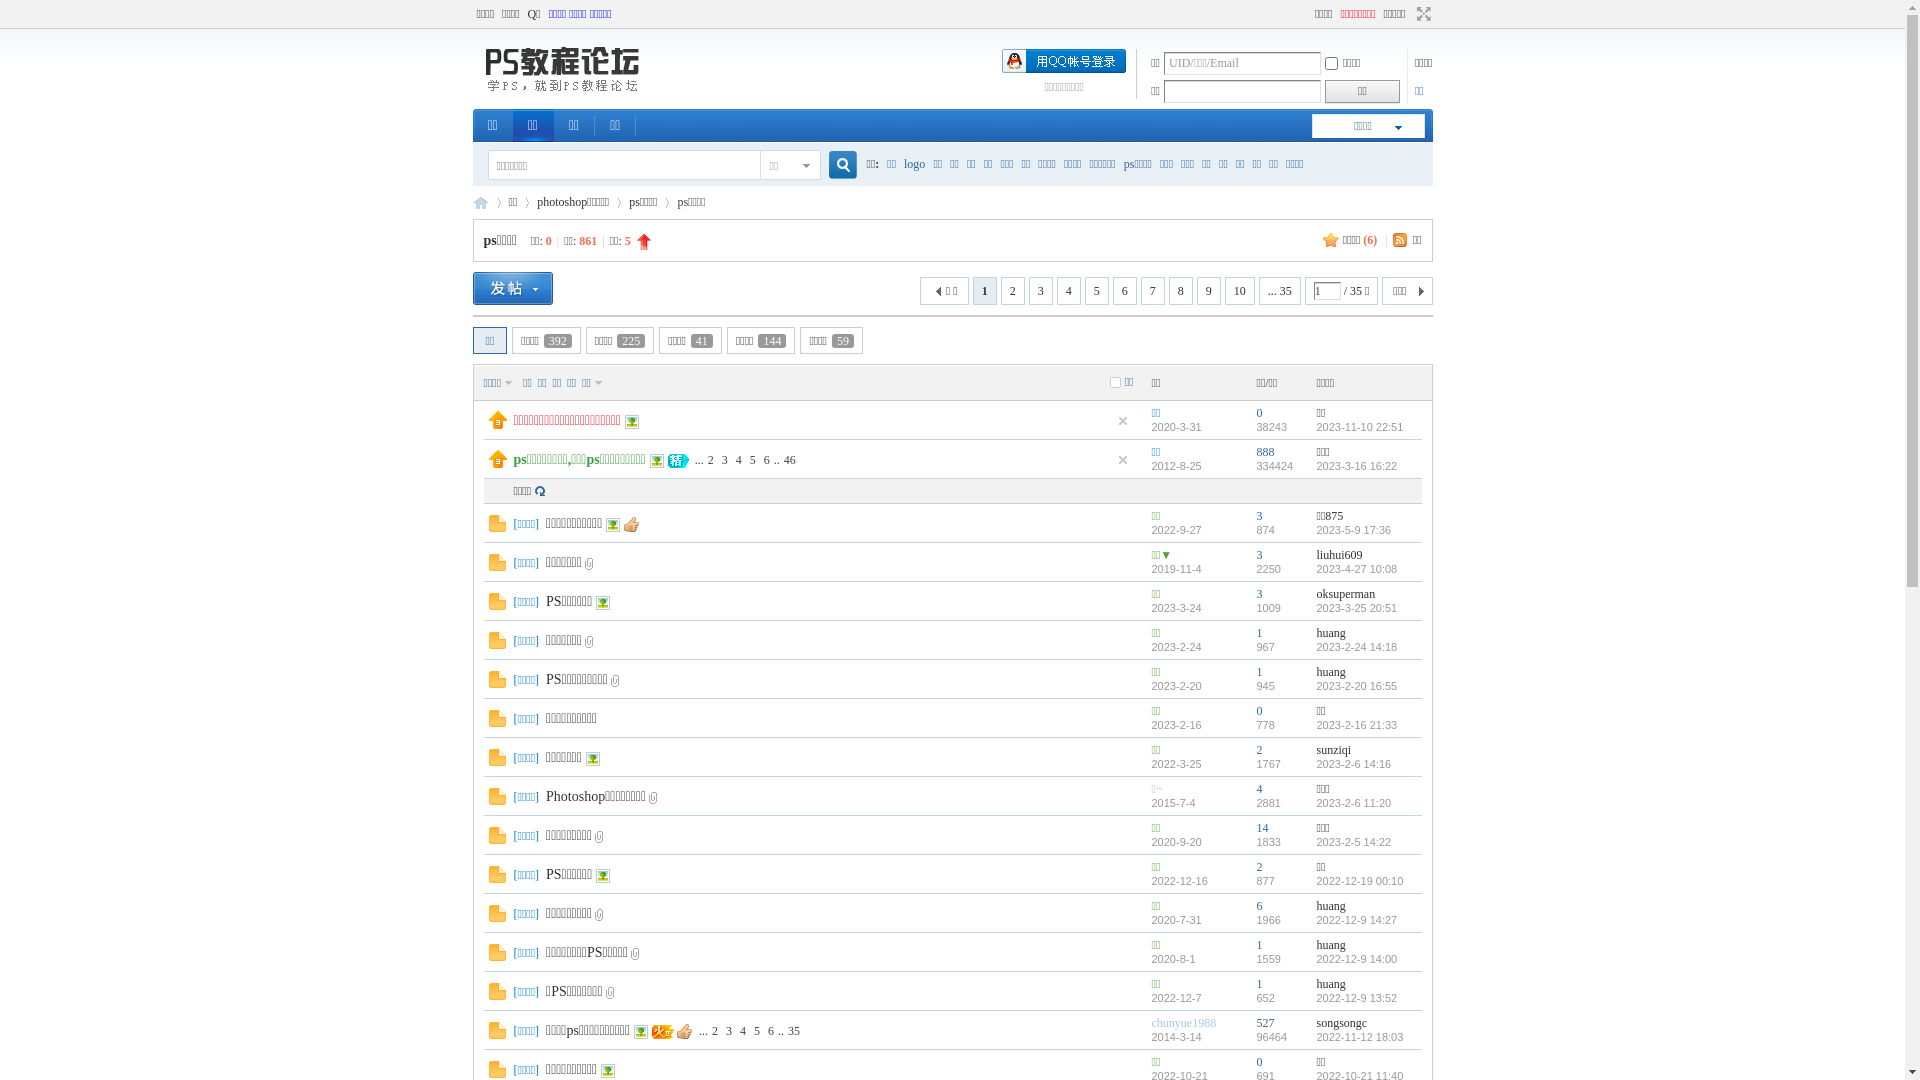  What do you see at coordinates (1315, 998) in the screenshot?
I see `'2022-12-9 13:52'` at bounding box center [1315, 998].